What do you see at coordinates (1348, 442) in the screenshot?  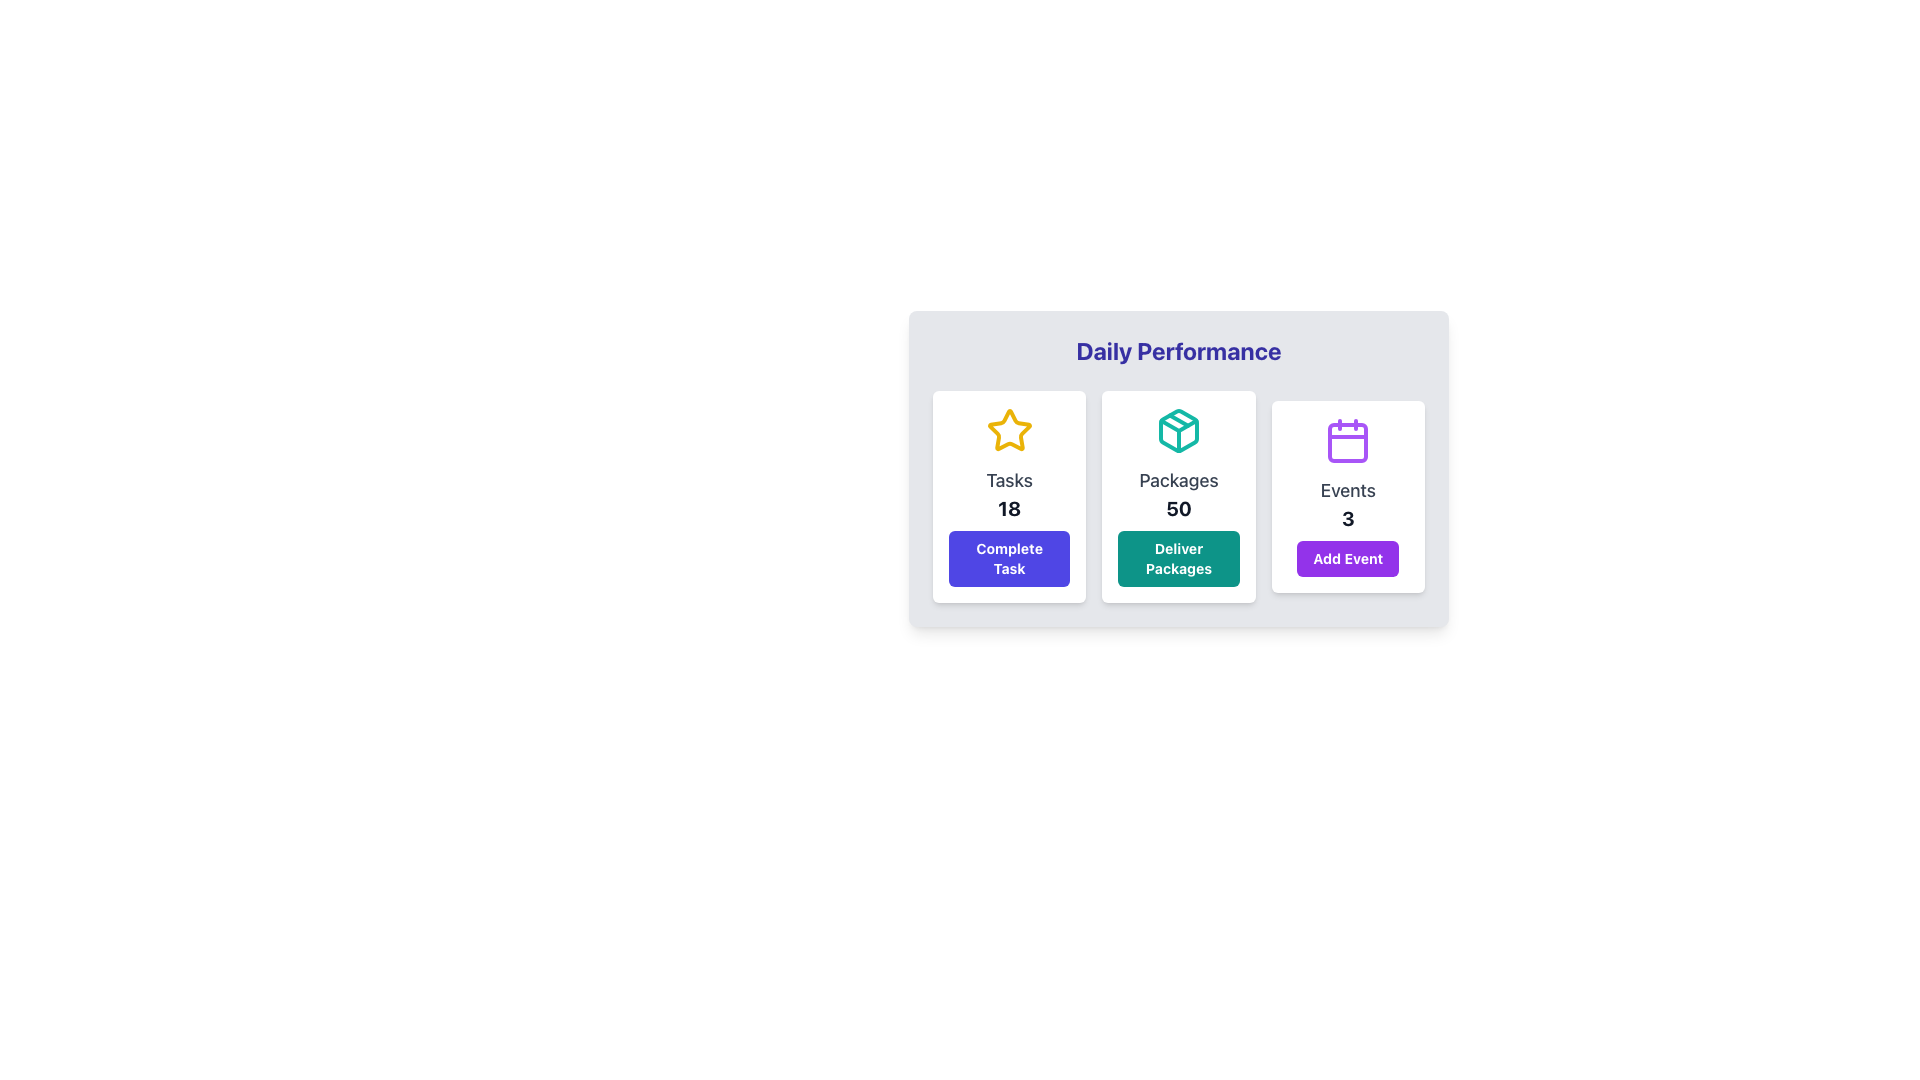 I see `the graphical SVG shape within the calendar icon located in the rightmost card labeled 'Events 3' under the 'Daily Performance' section` at bounding box center [1348, 442].